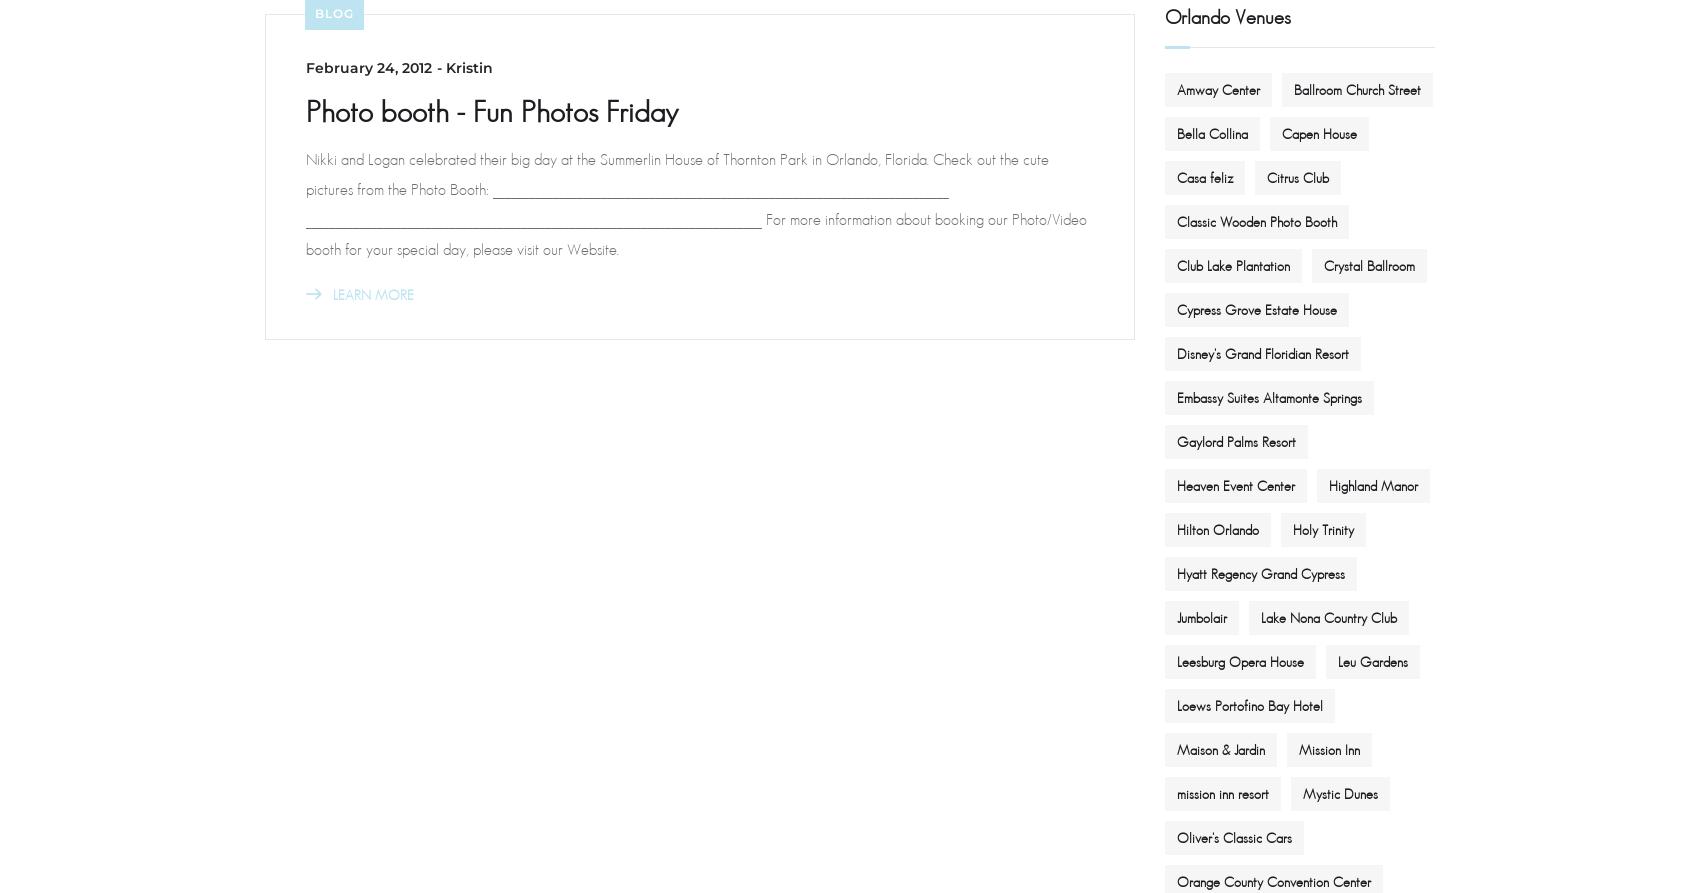 This screenshot has width=1700, height=893. I want to click on 'Photo booth - Fun Photos Friday', so click(491, 111).